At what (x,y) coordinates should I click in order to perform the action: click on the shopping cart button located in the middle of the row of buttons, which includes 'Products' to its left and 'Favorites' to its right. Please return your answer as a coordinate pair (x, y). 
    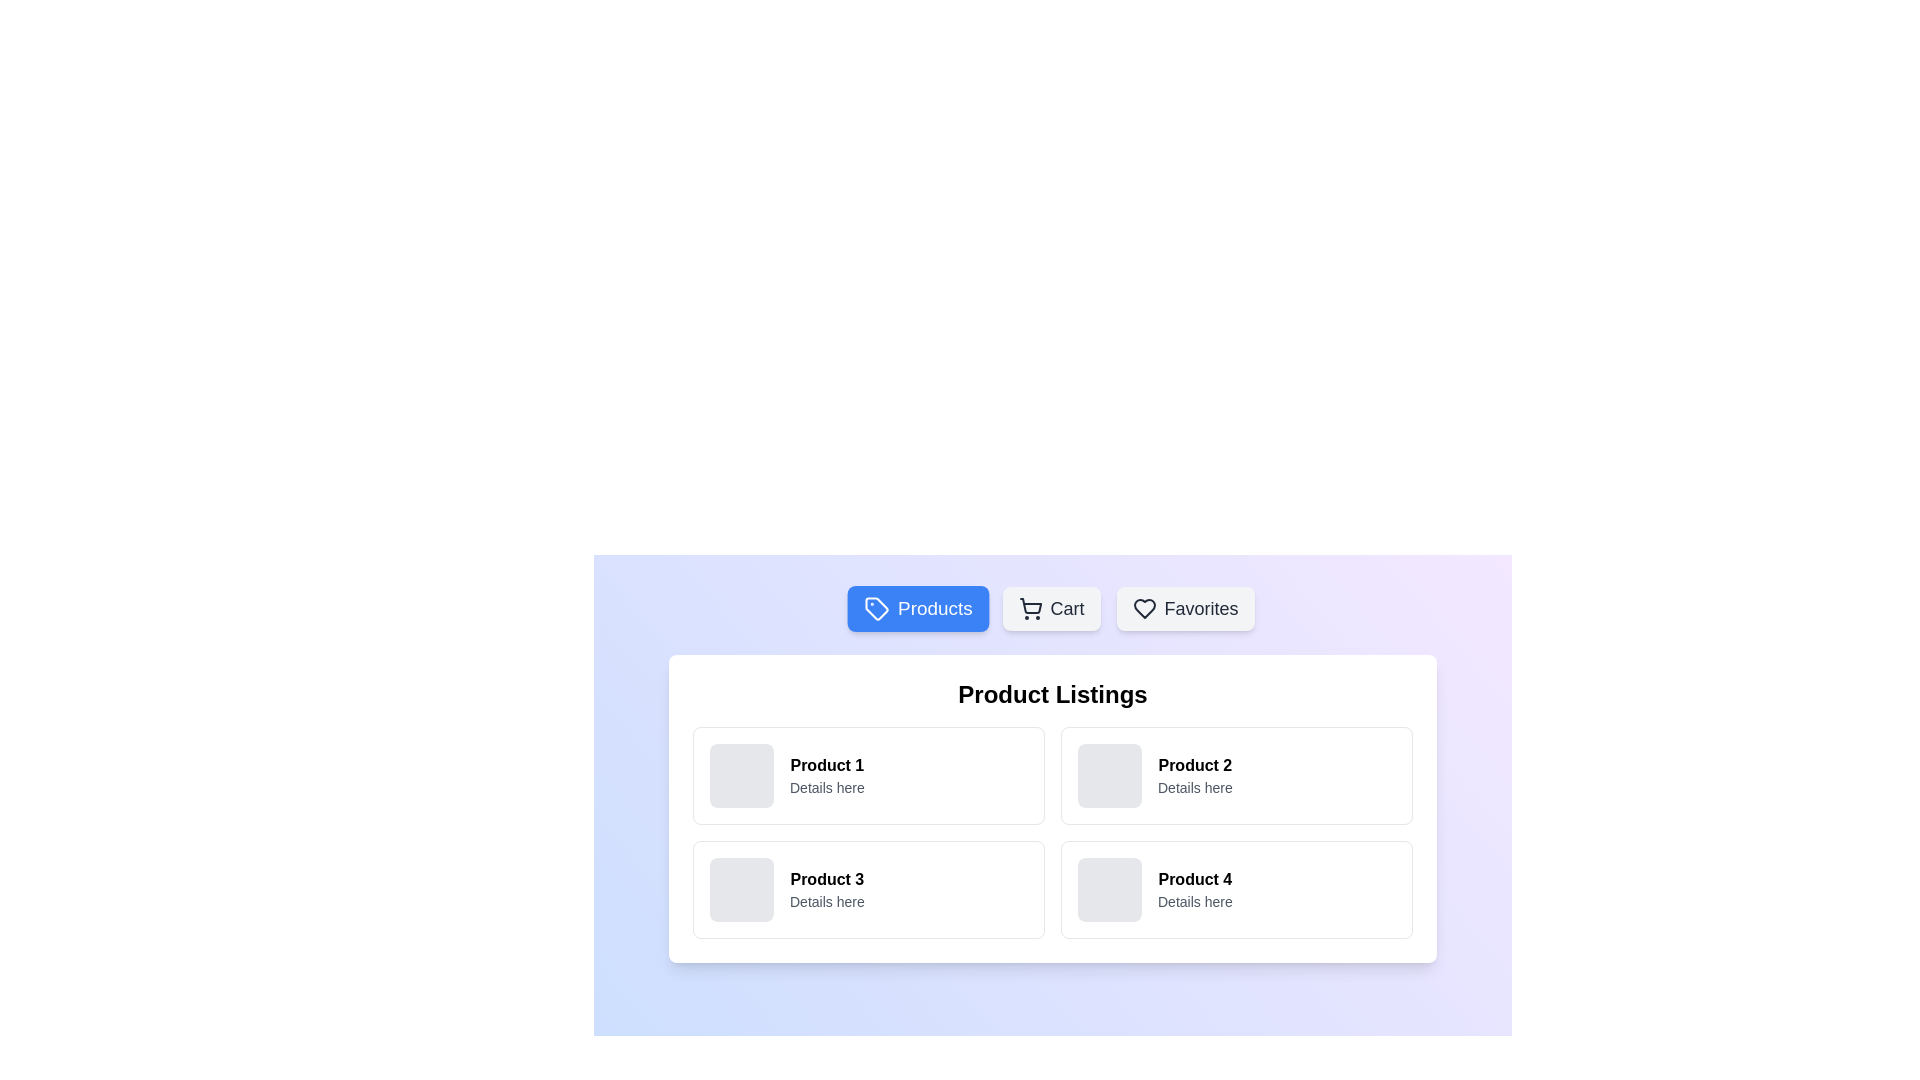
    Looking at the image, I should click on (1050, 608).